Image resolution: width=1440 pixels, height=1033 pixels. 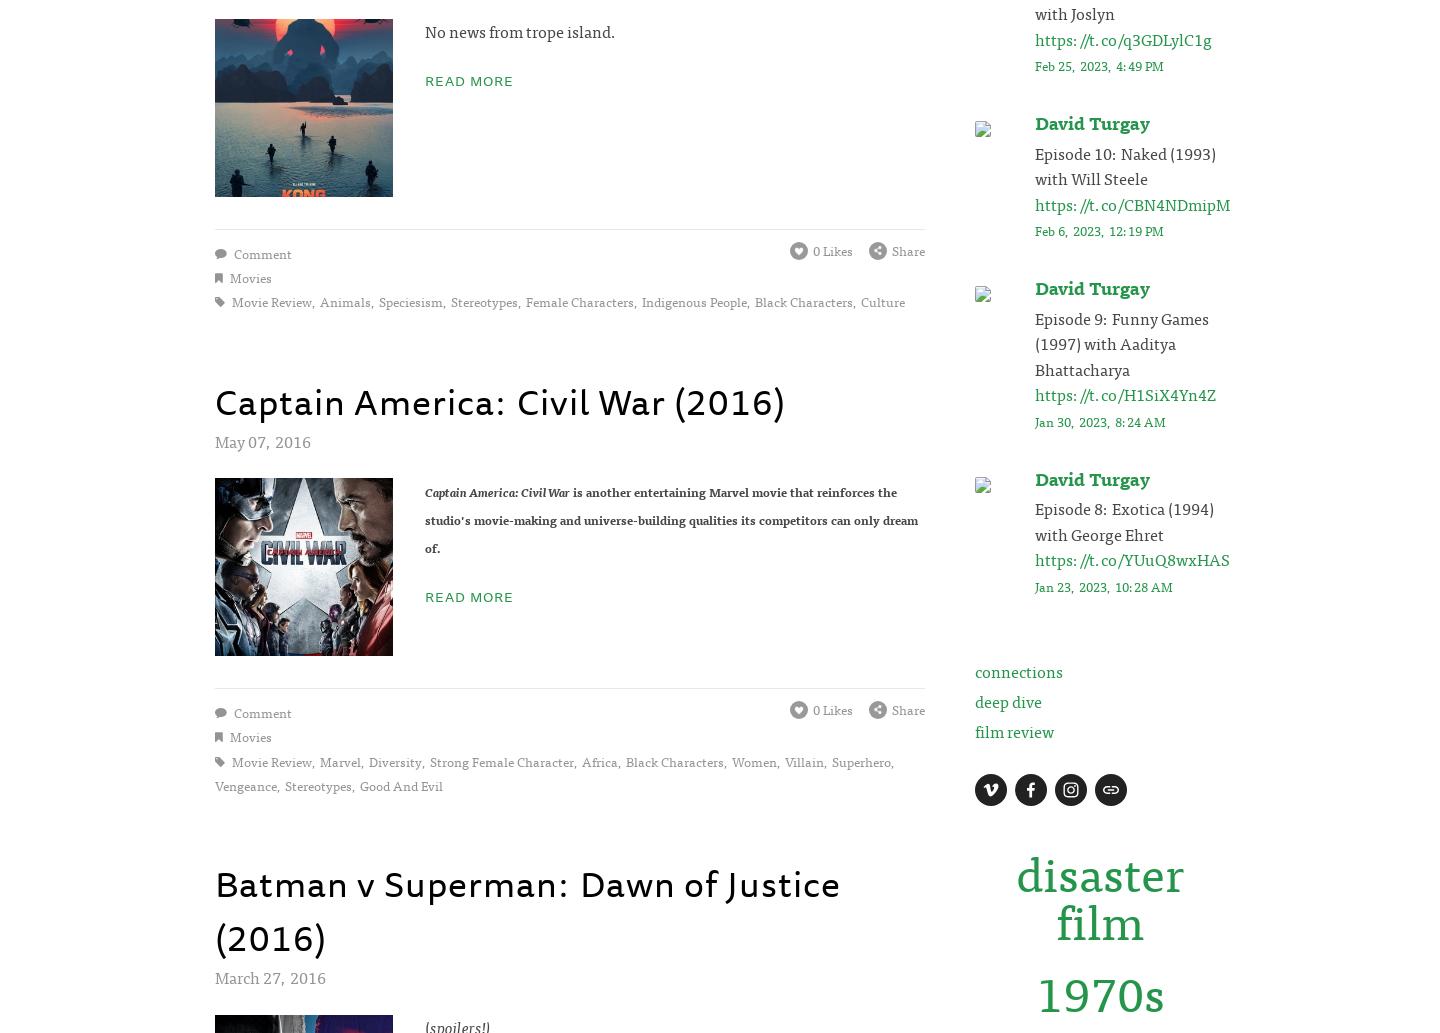 What do you see at coordinates (400, 785) in the screenshot?
I see `'good and evil'` at bounding box center [400, 785].